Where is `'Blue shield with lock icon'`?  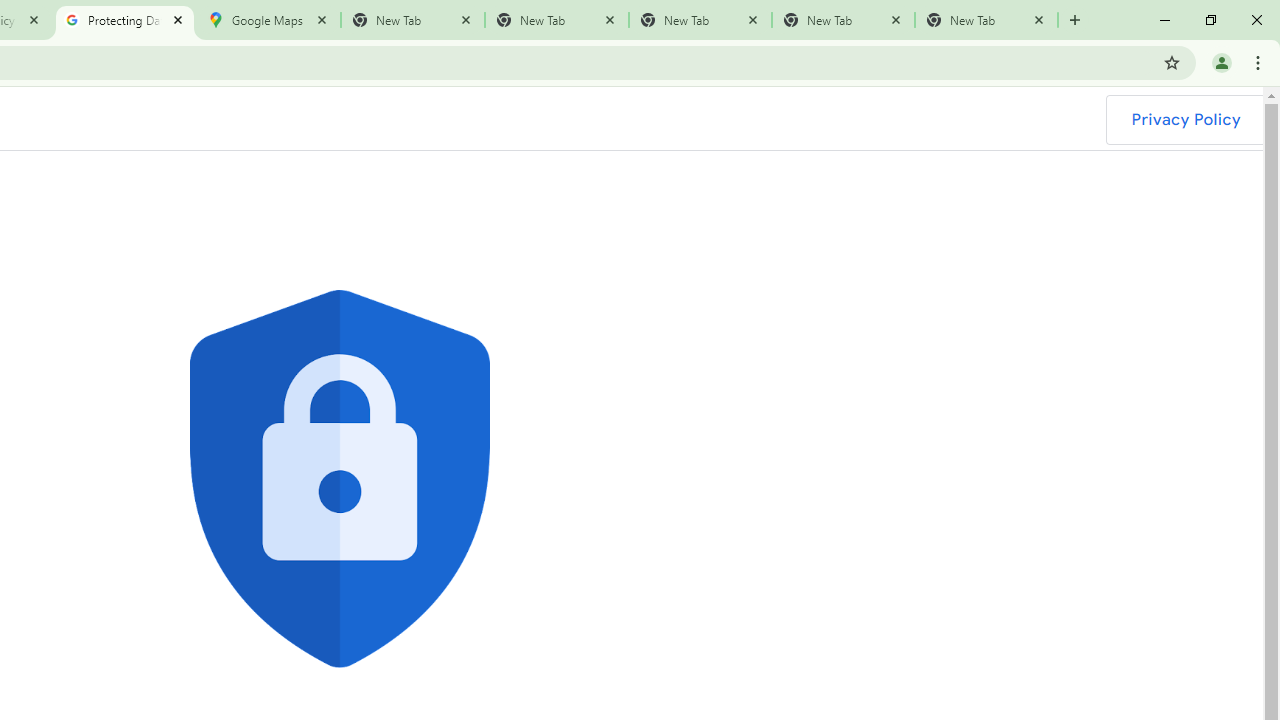
'Blue shield with lock icon' is located at coordinates (339, 479).